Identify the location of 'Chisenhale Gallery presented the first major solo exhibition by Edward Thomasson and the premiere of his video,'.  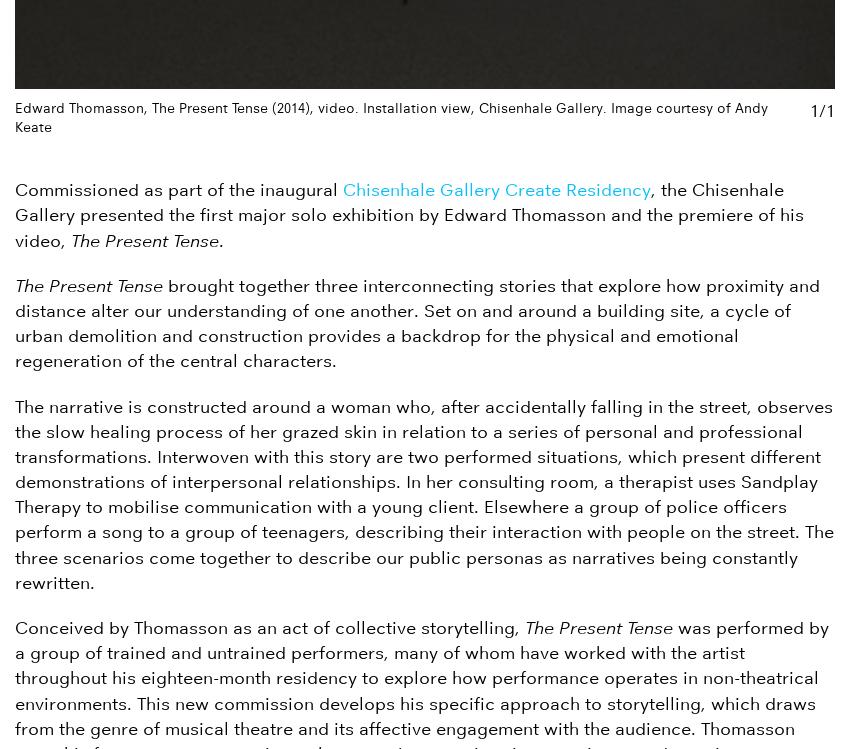
(409, 214).